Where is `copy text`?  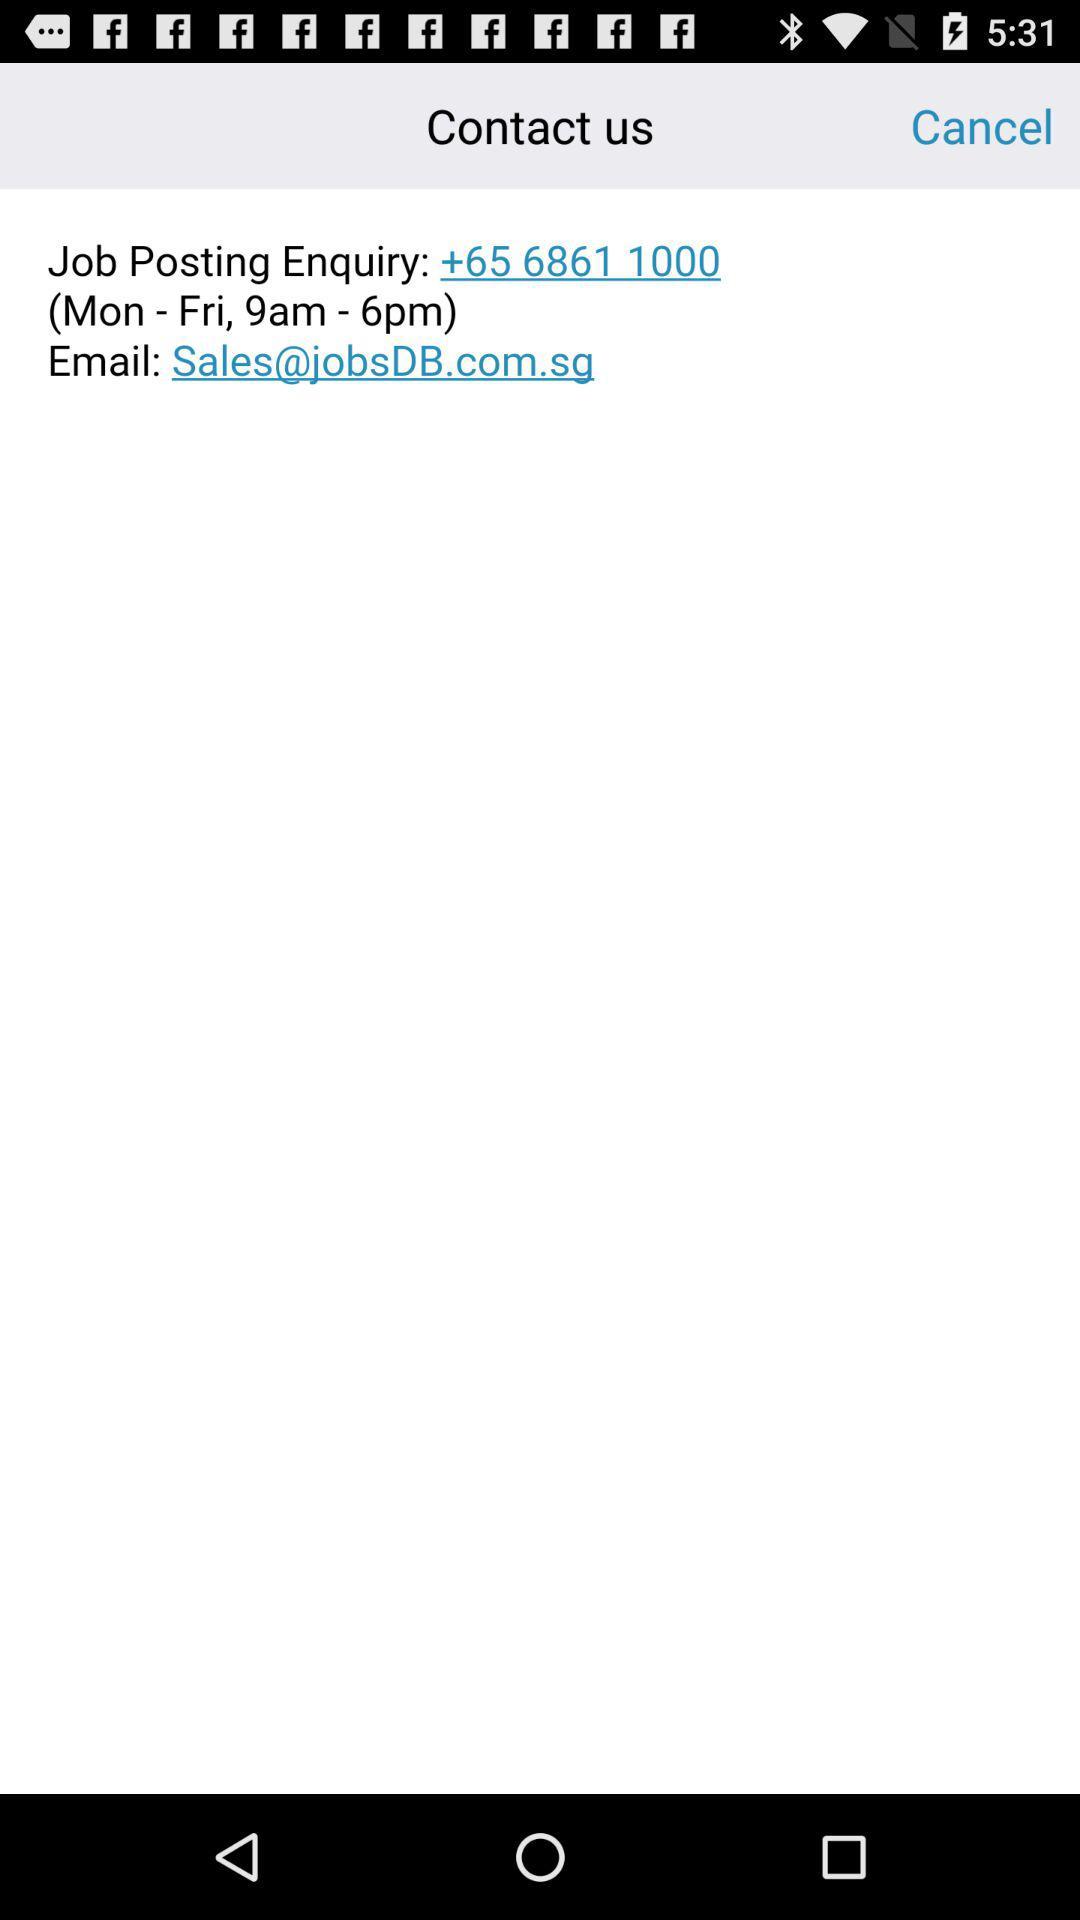
copy text is located at coordinates (540, 309).